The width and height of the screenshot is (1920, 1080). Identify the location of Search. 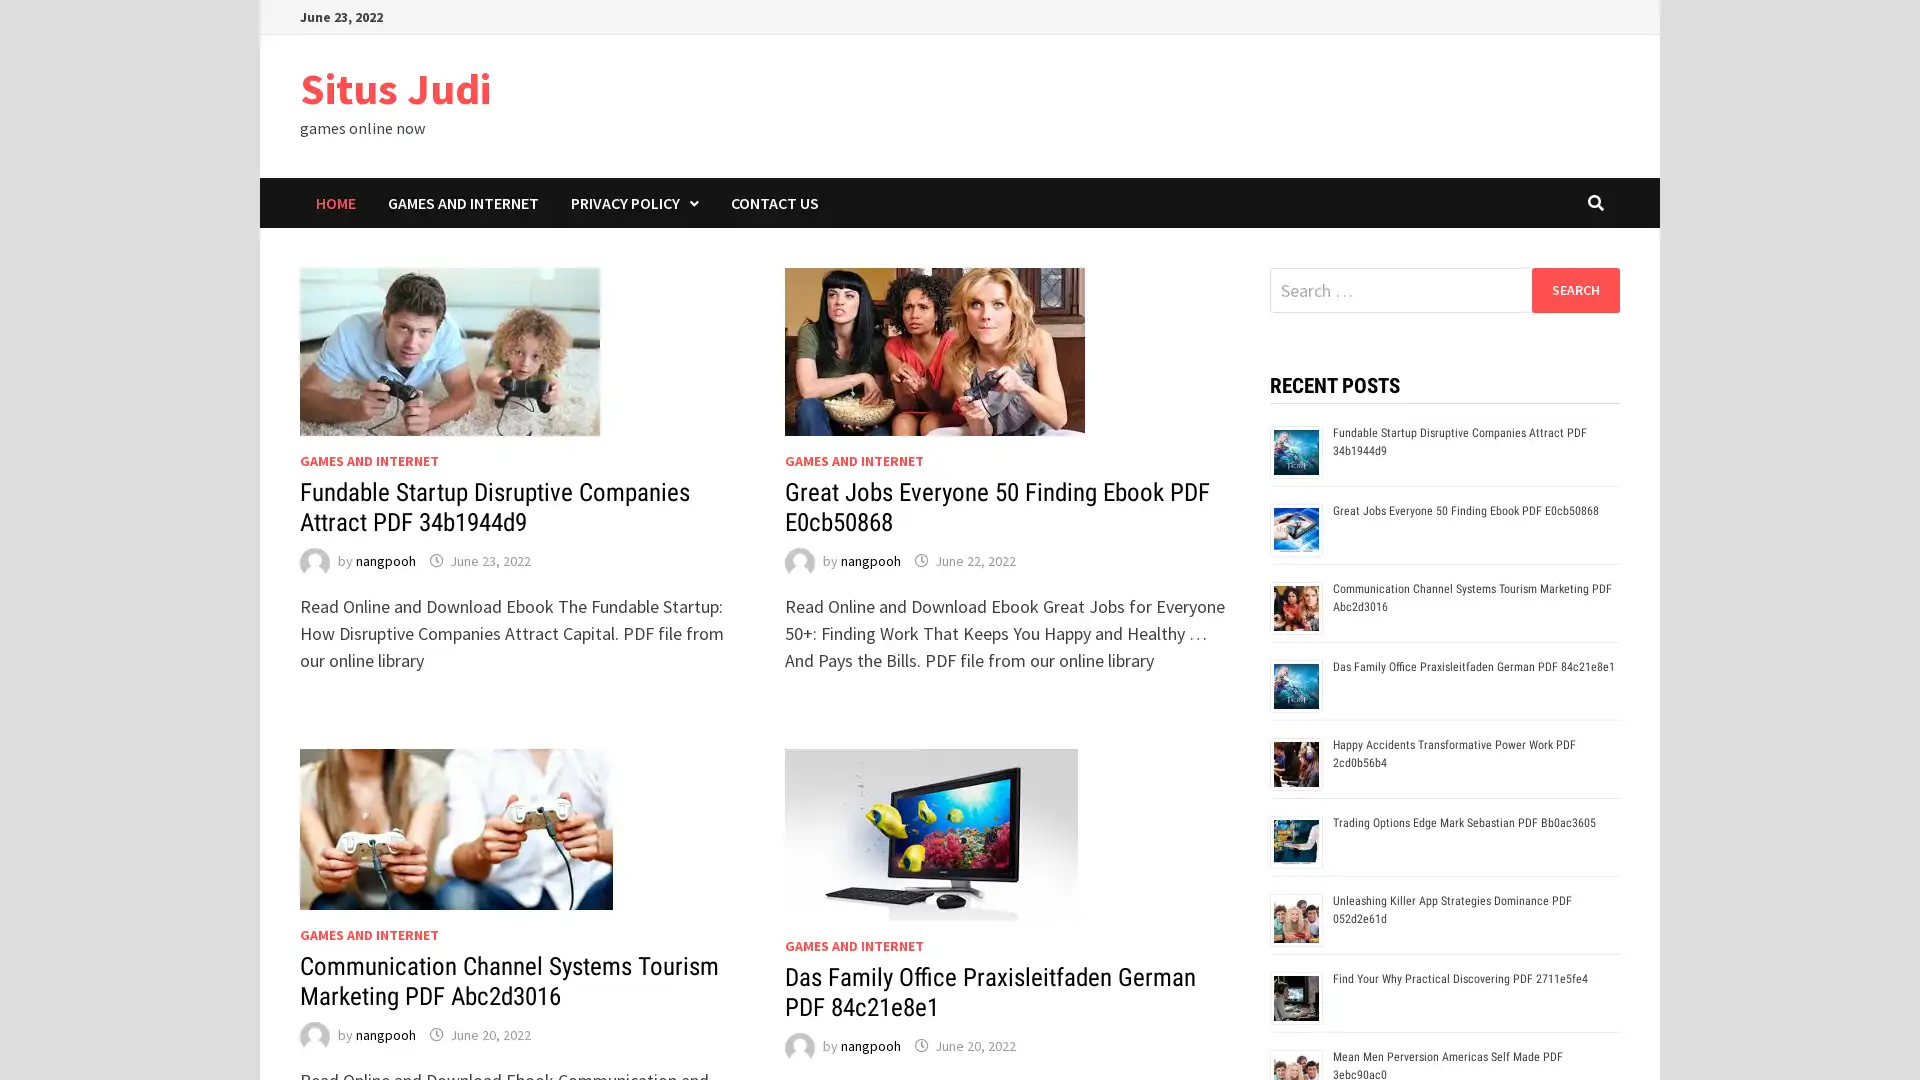
(1574, 289).